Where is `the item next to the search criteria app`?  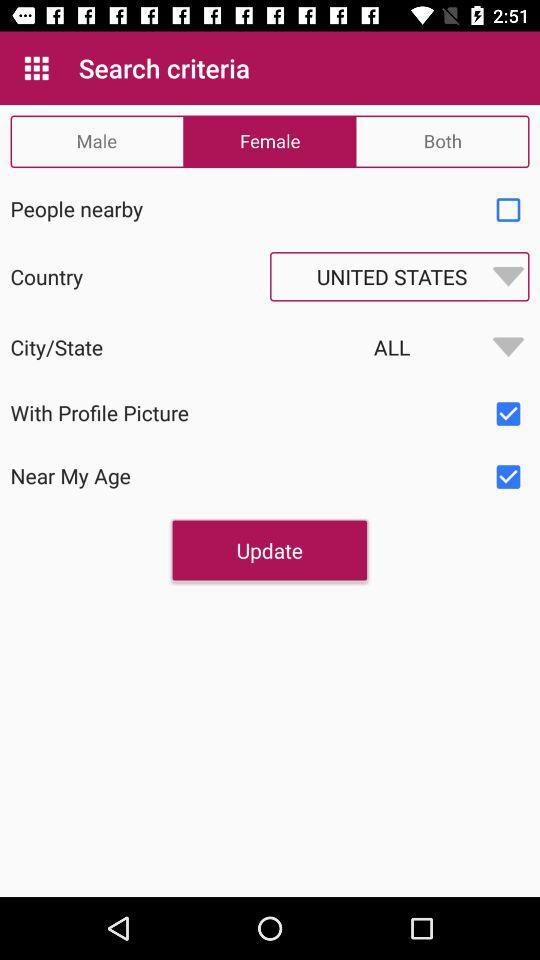
the item next to the search criteria app is located at coordinates (36, 68).